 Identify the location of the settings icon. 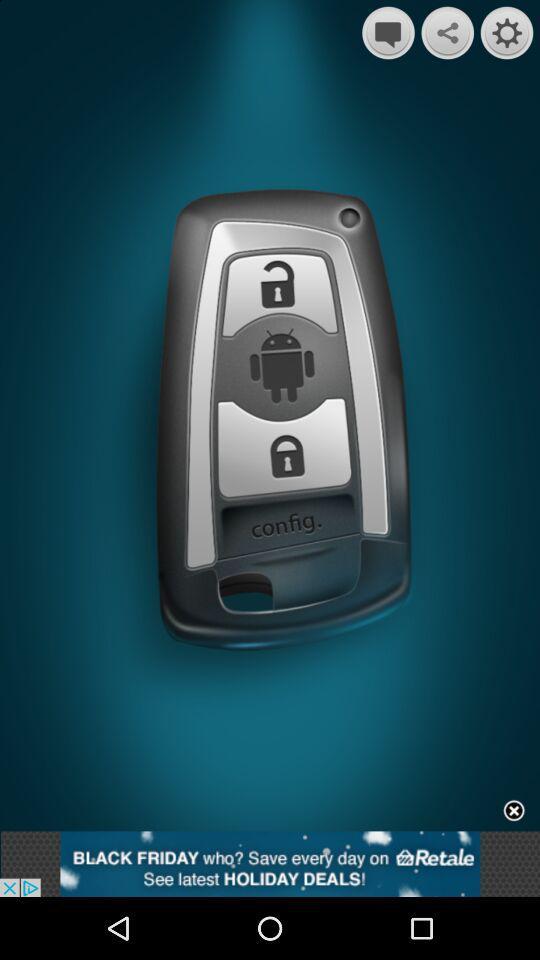
(507, 34).